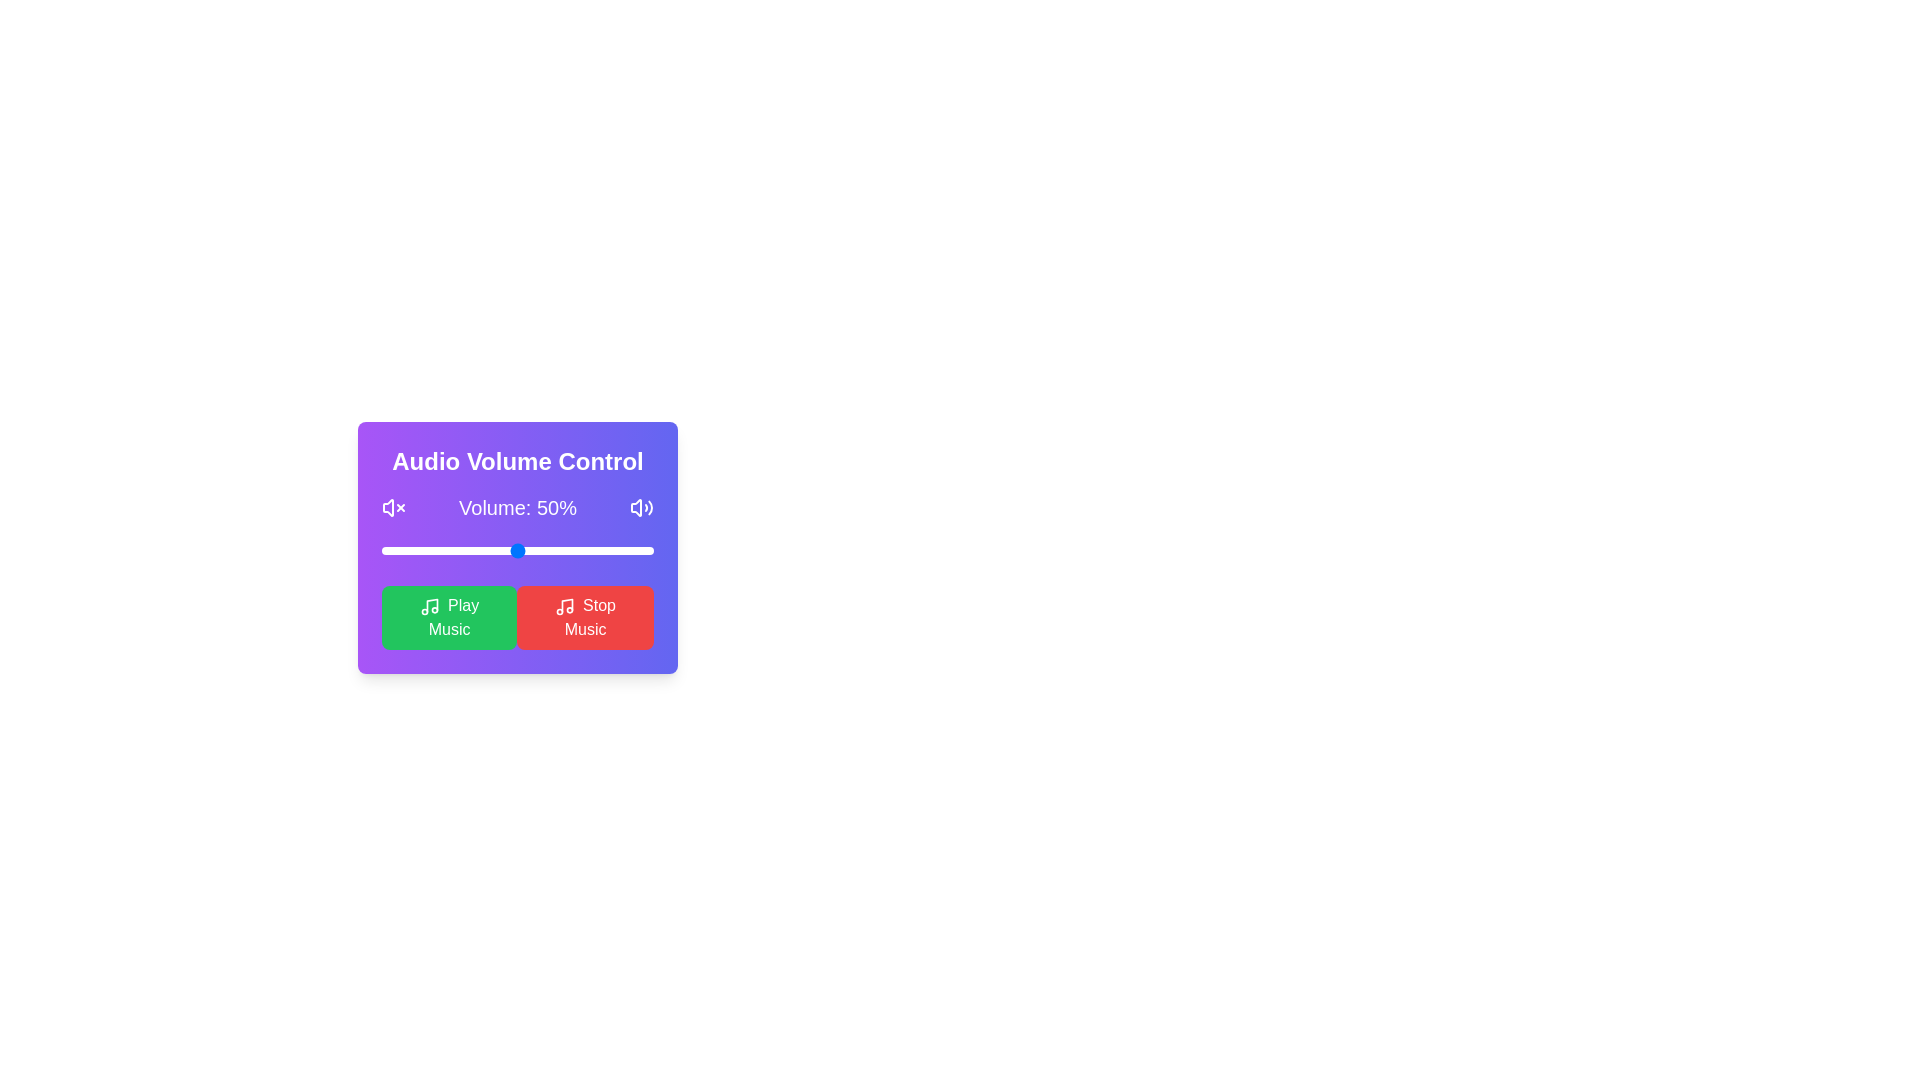 Image resolution: width=1920 pixels, height=1080 pixels. Describe the element at coordinates (431, 604) in the screenshot. I see `the musical note SVG icon located near the left side of the green 'Play Music' button` at that location.